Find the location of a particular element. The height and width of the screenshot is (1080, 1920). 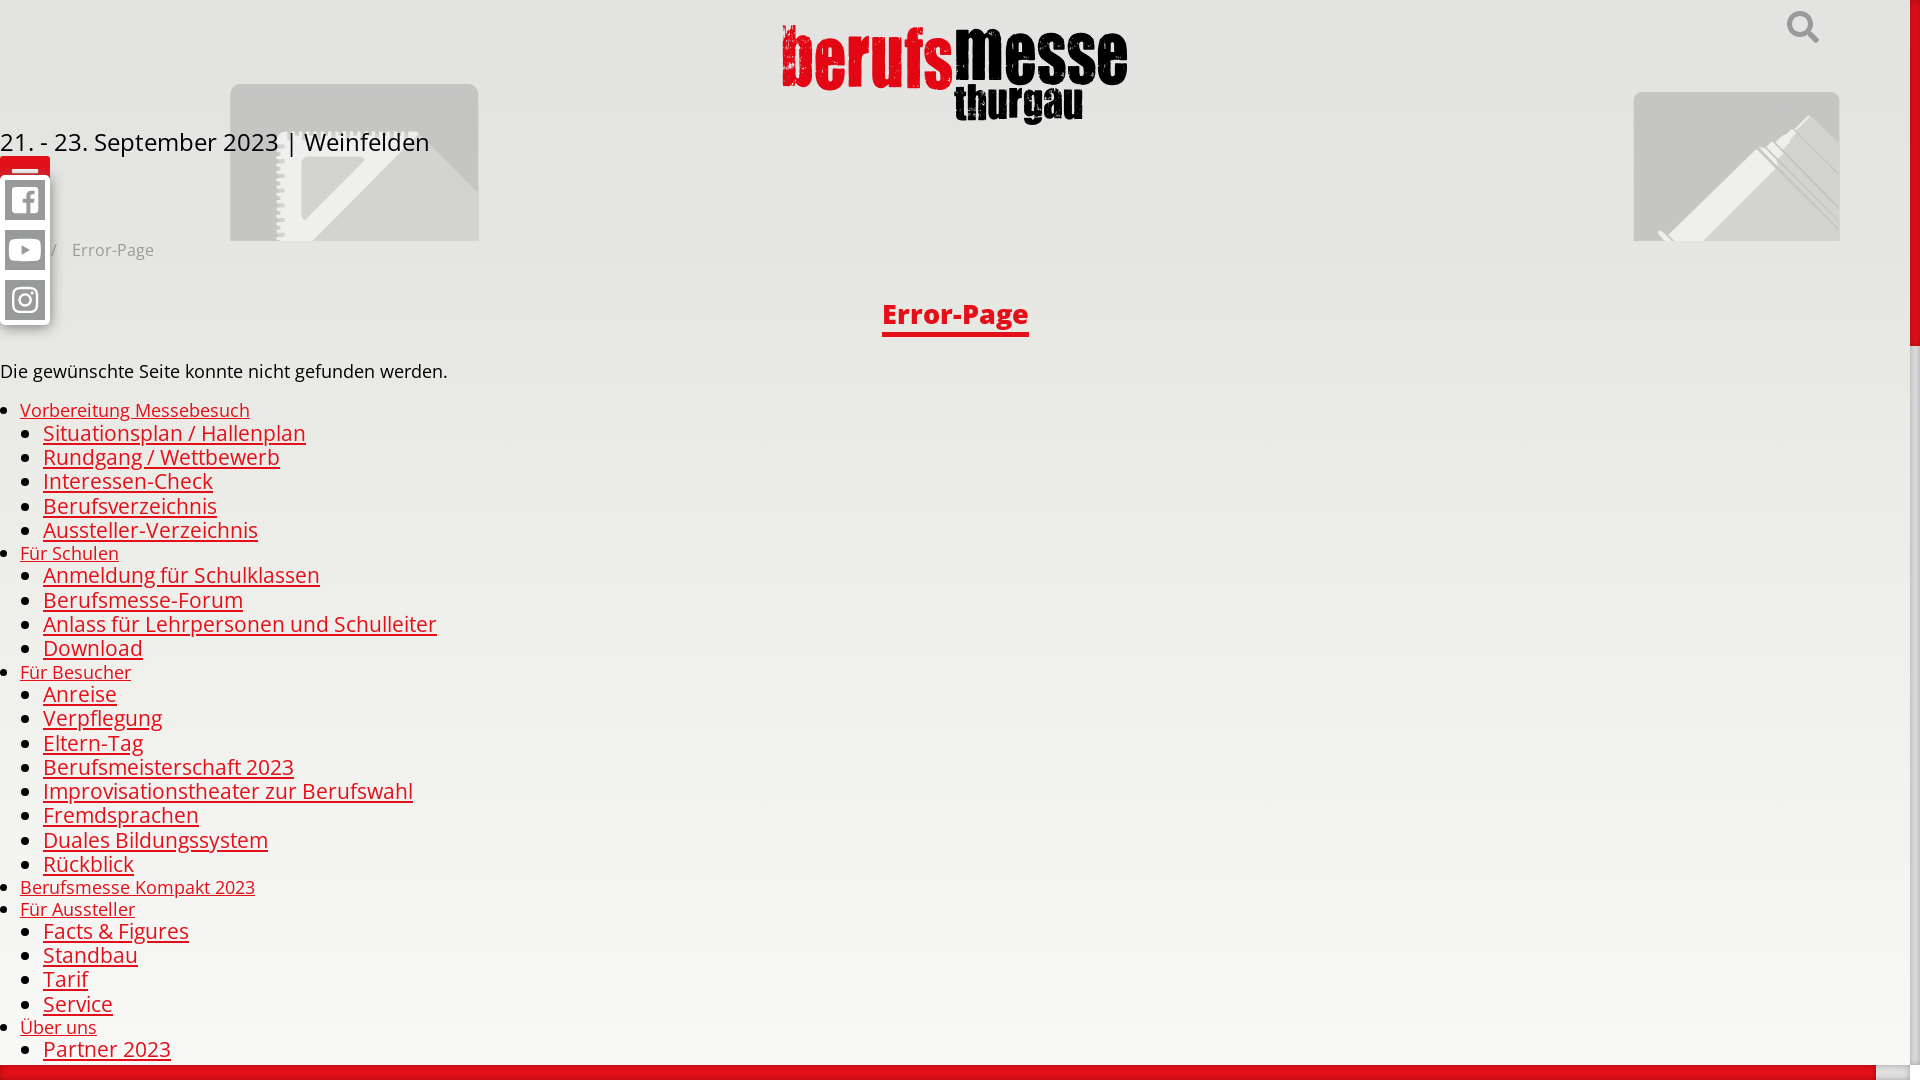

'Berufsmeisterschaft 2023' is located at coordinates (168, 765).